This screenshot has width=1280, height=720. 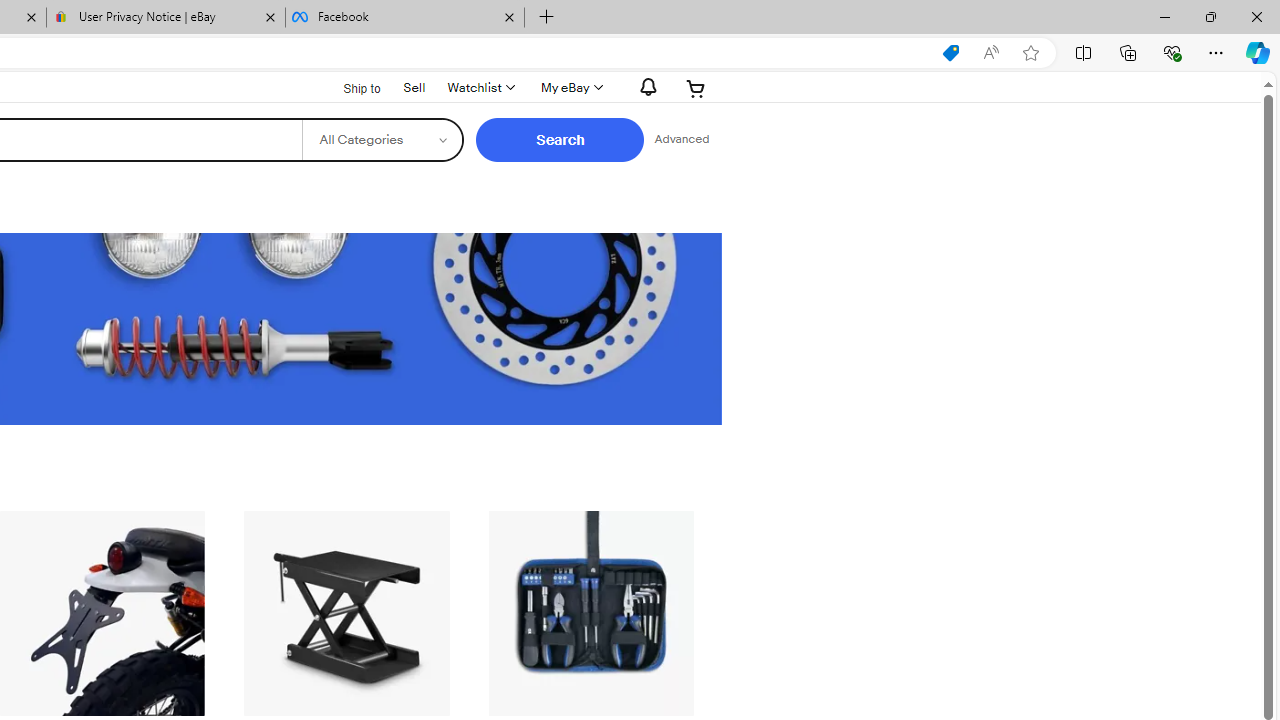 I want to click on 'Sell', so click(x=413, y=86).